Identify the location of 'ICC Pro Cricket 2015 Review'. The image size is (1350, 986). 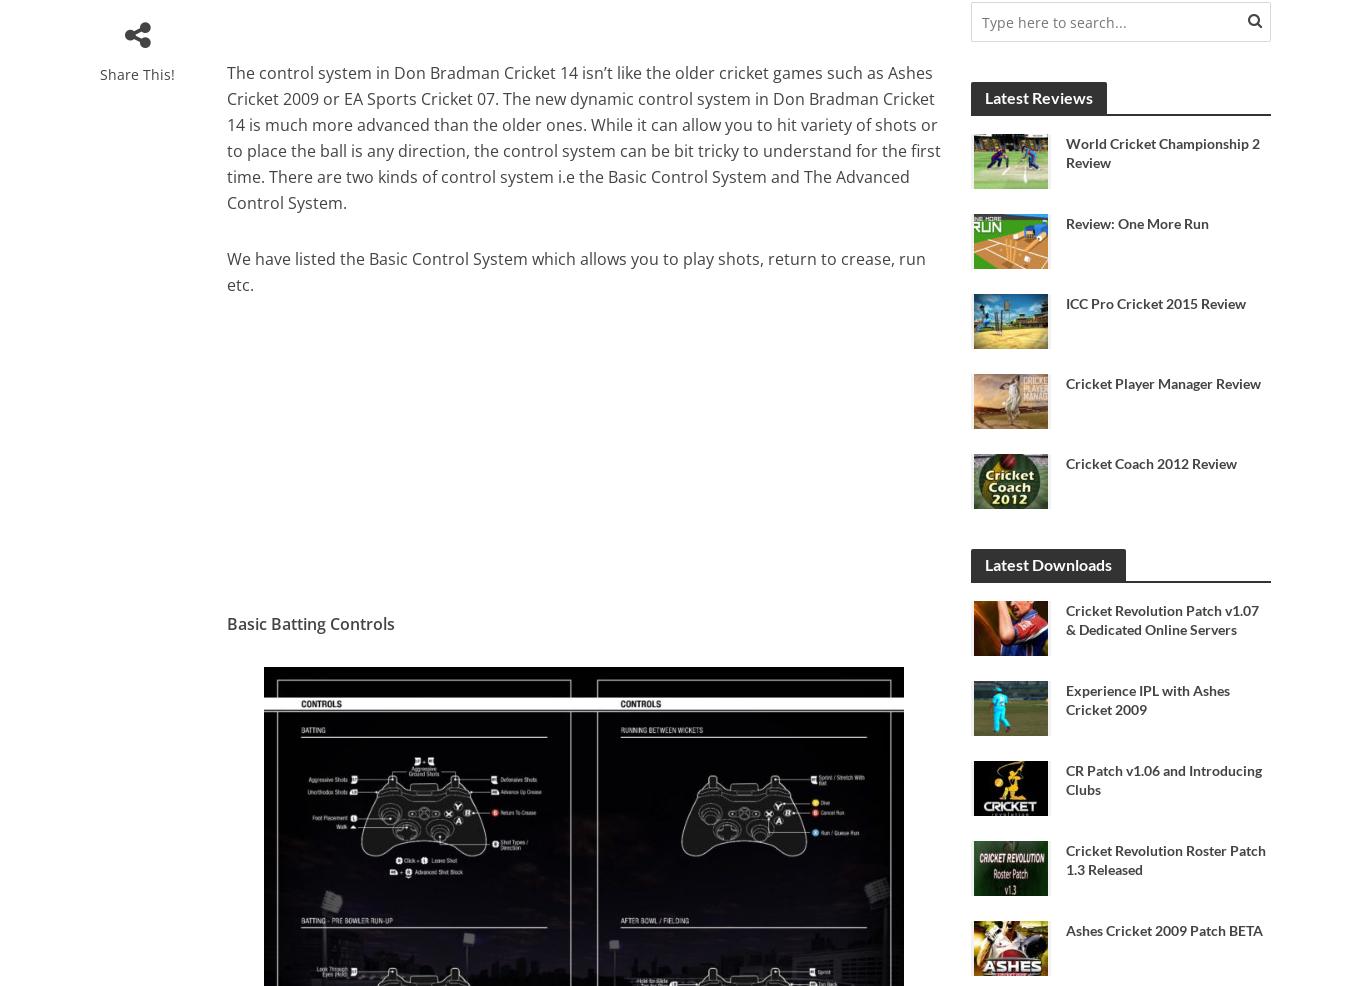
(1155, 303).